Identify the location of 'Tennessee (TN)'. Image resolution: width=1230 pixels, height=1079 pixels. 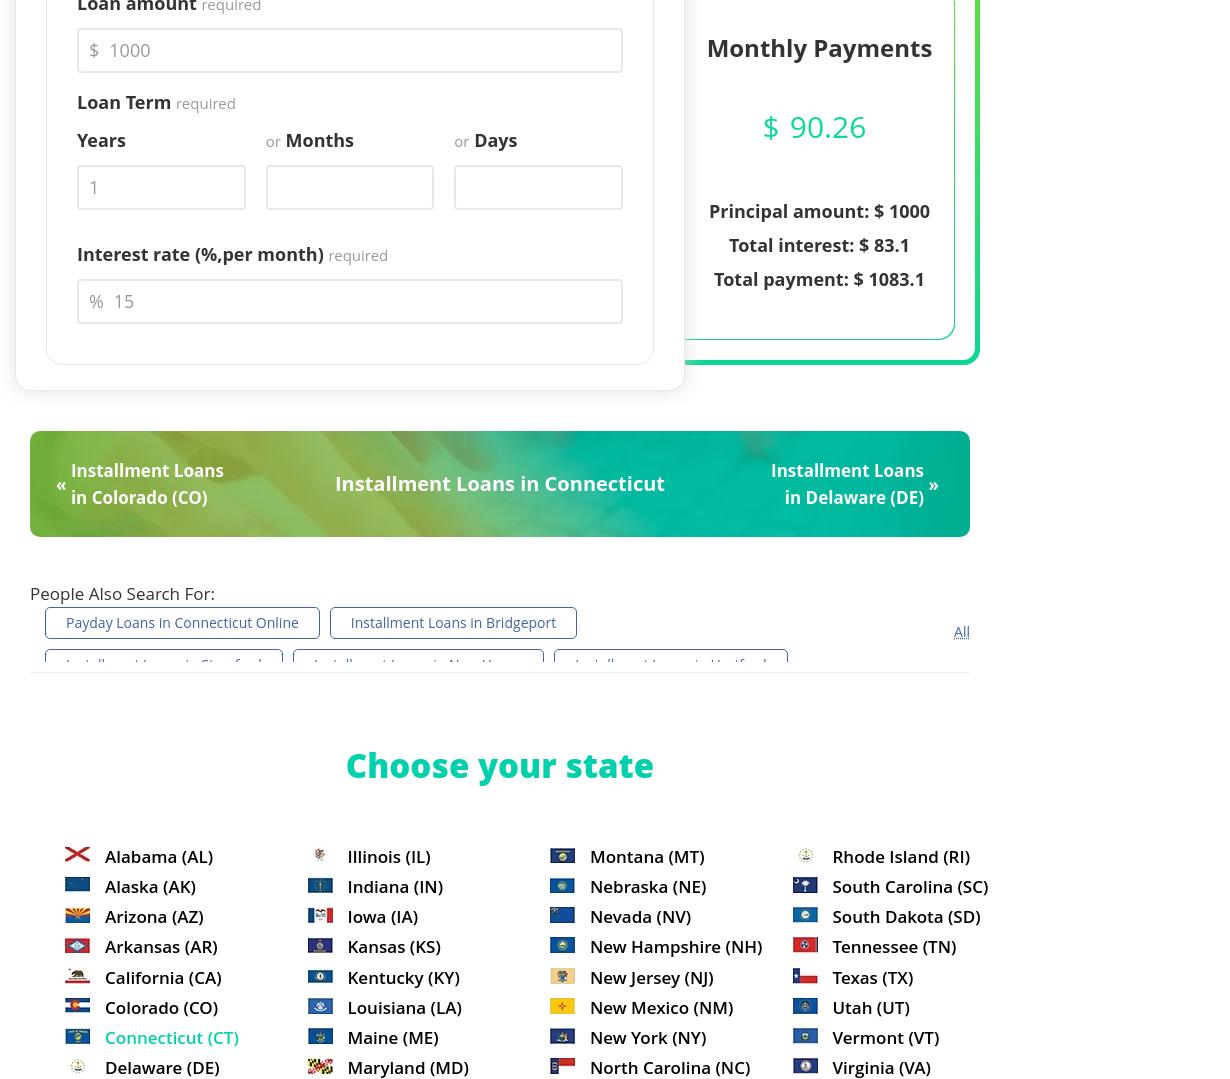
(893, 946).